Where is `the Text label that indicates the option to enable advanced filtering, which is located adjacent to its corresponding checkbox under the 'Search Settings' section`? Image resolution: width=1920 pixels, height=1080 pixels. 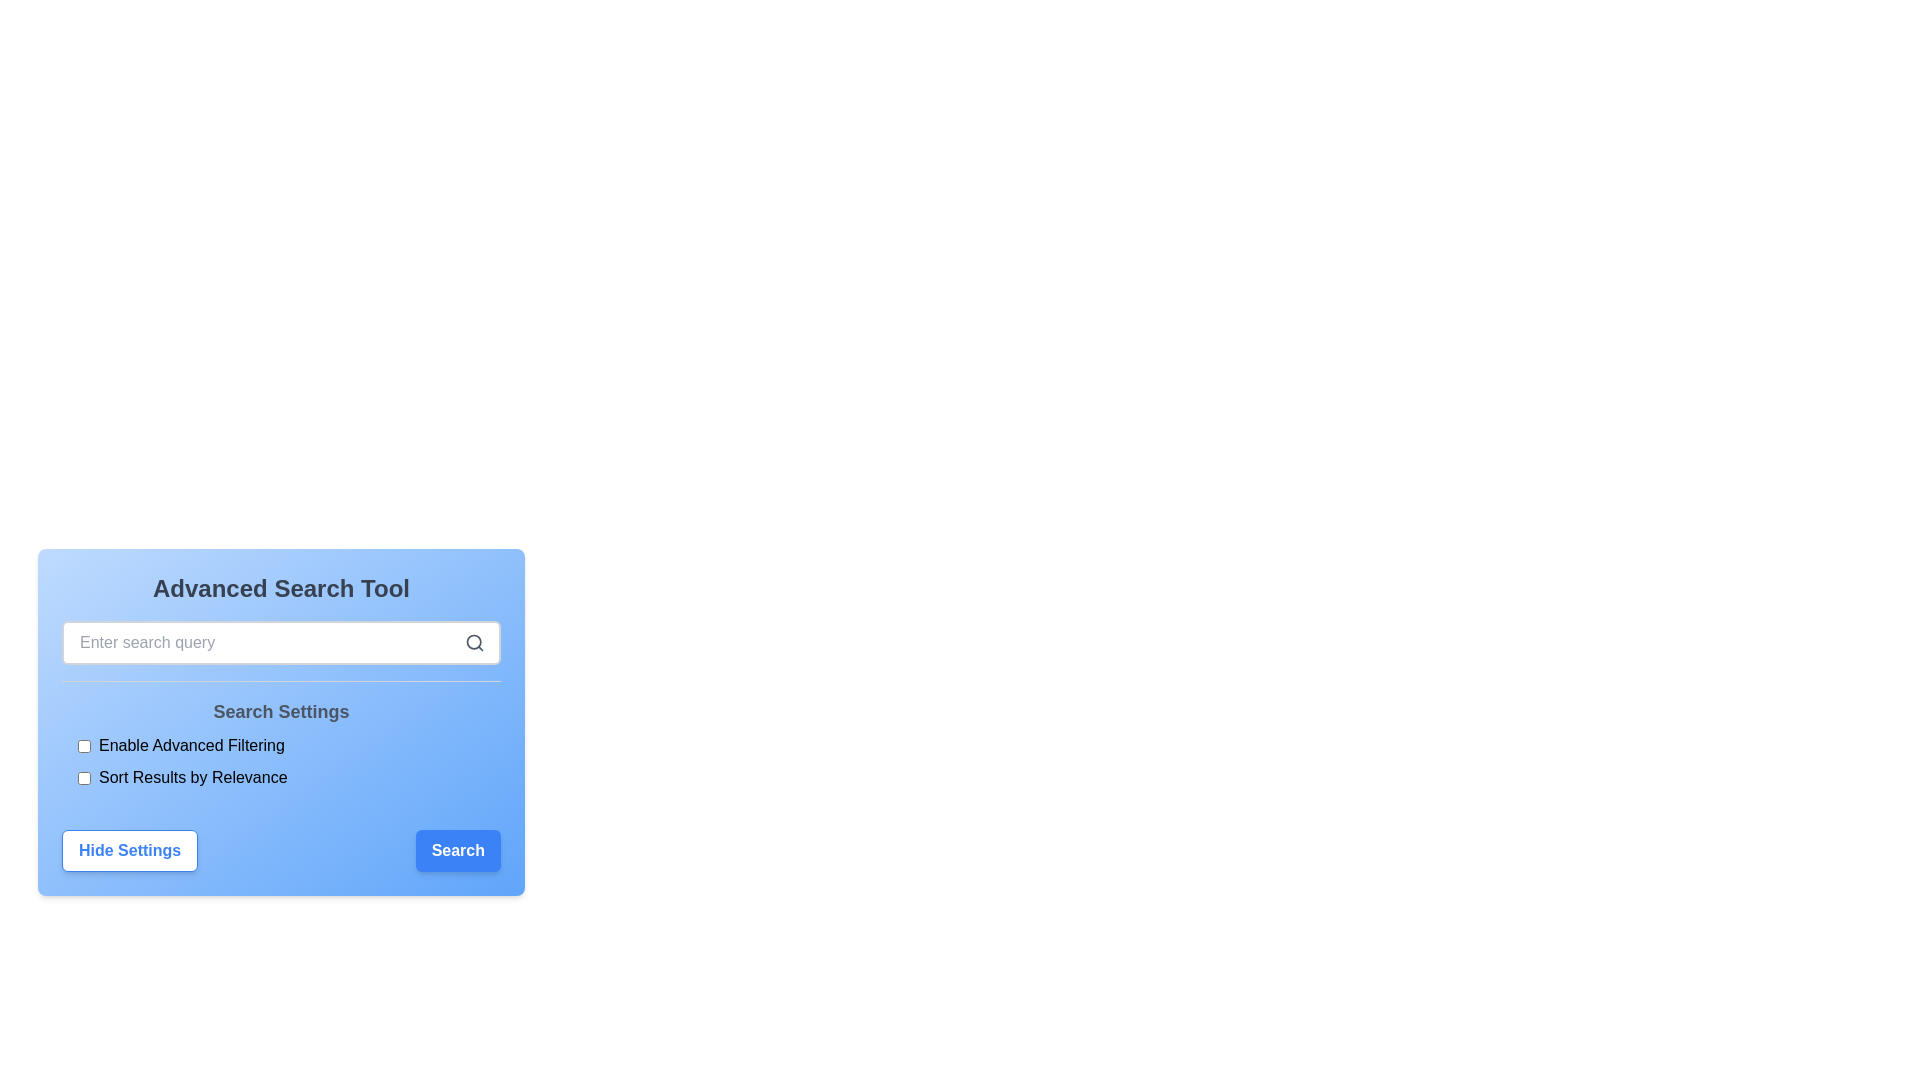
the Text label that indicates the option to enable advanced filtering, which is located adjacent to its corresponding checkbox under the 'Search Settings' section is located at coordinates (192, 745).